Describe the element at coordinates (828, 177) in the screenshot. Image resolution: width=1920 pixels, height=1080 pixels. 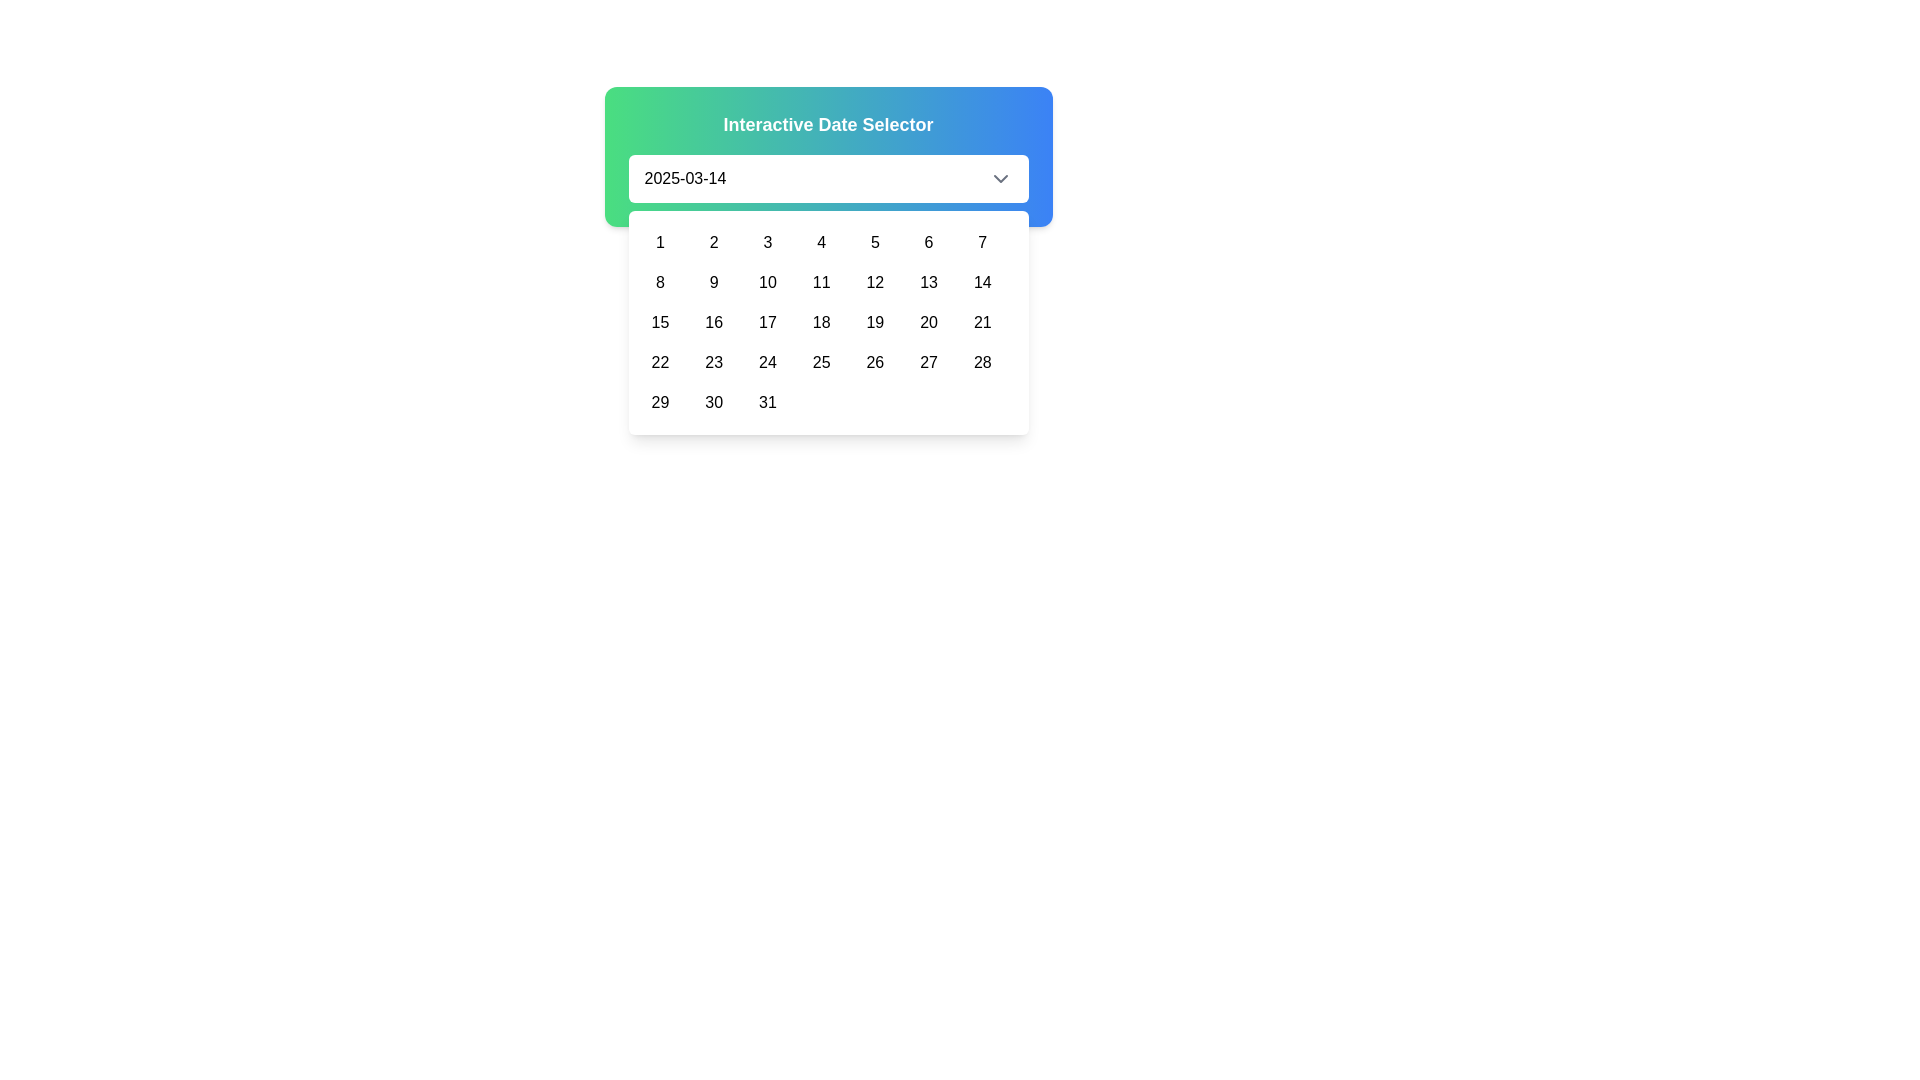
I see `the Dropdown menu displaying the date '2025-03-14'` at that location.